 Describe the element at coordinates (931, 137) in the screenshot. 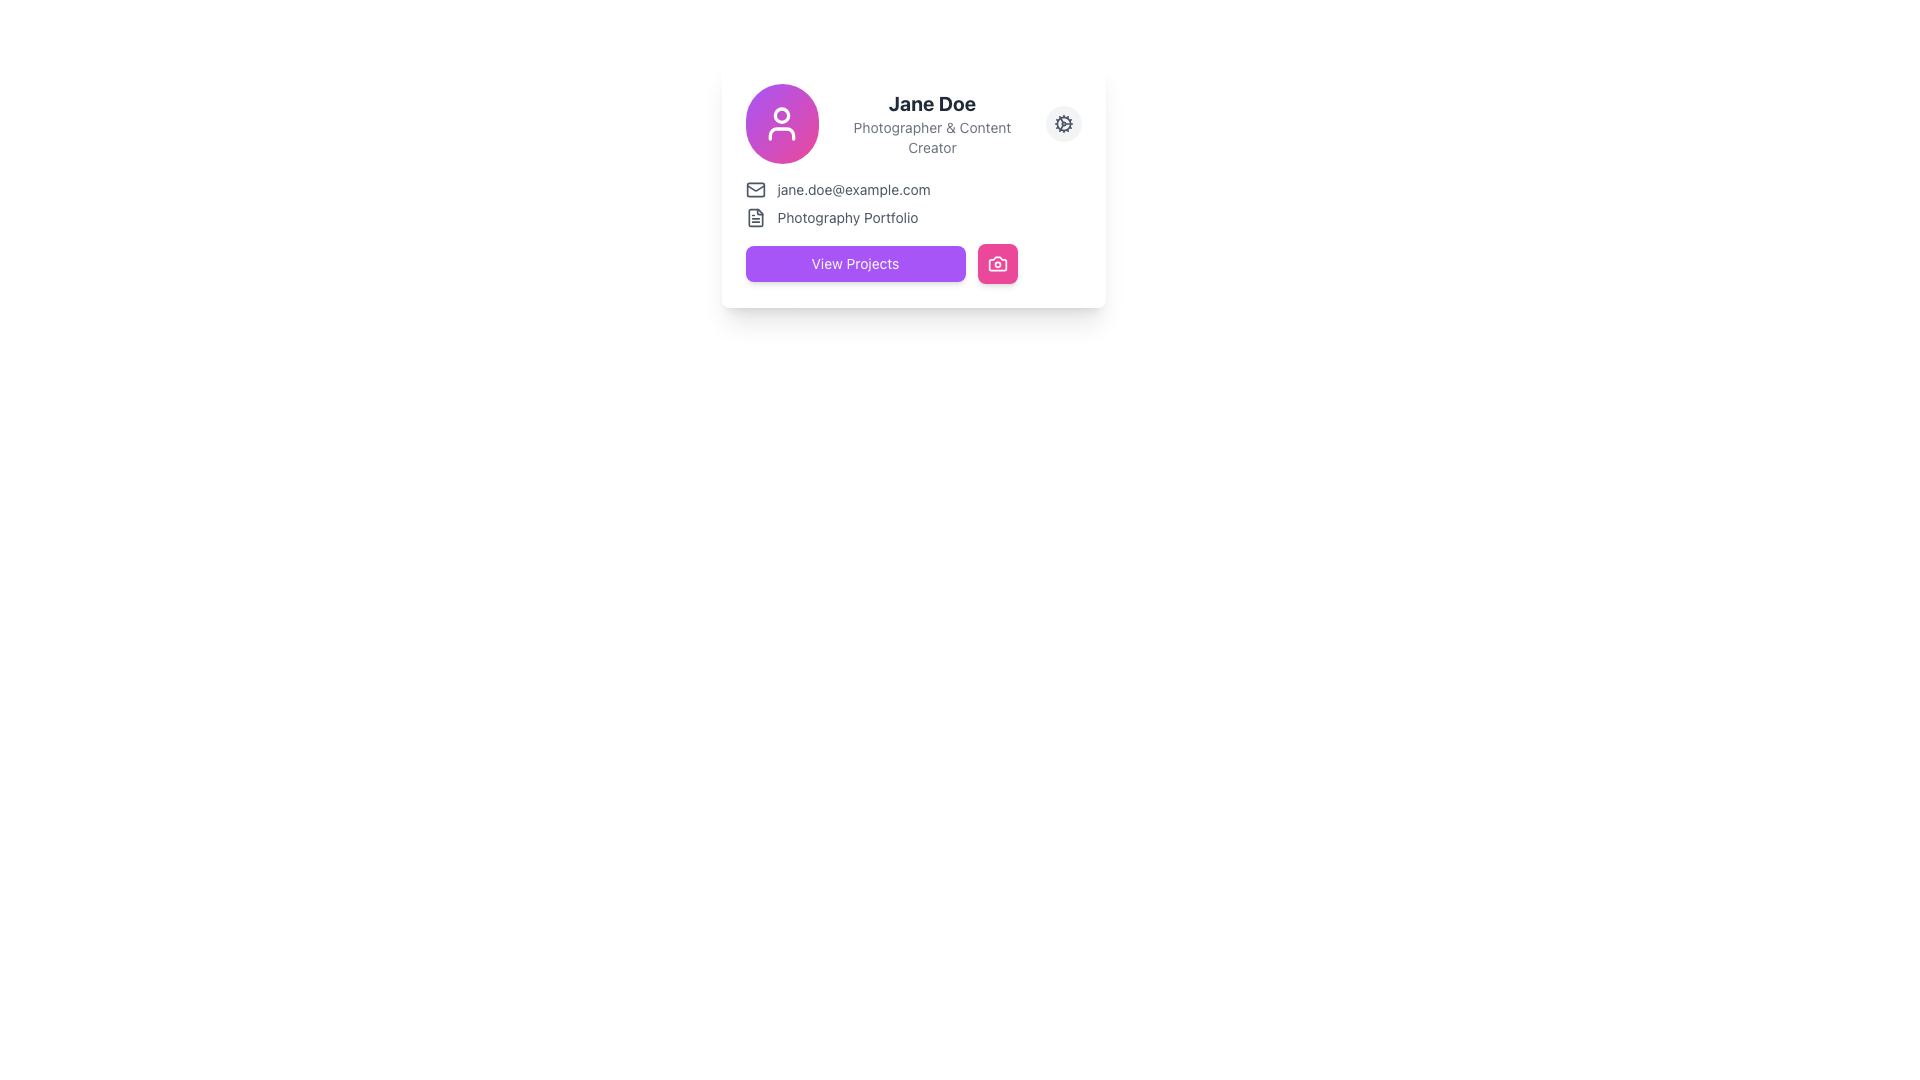

I see `the Text label that provides supplementary information about the individual, specifically their role or profession, located below the name 'Jane Doe'` at that location.